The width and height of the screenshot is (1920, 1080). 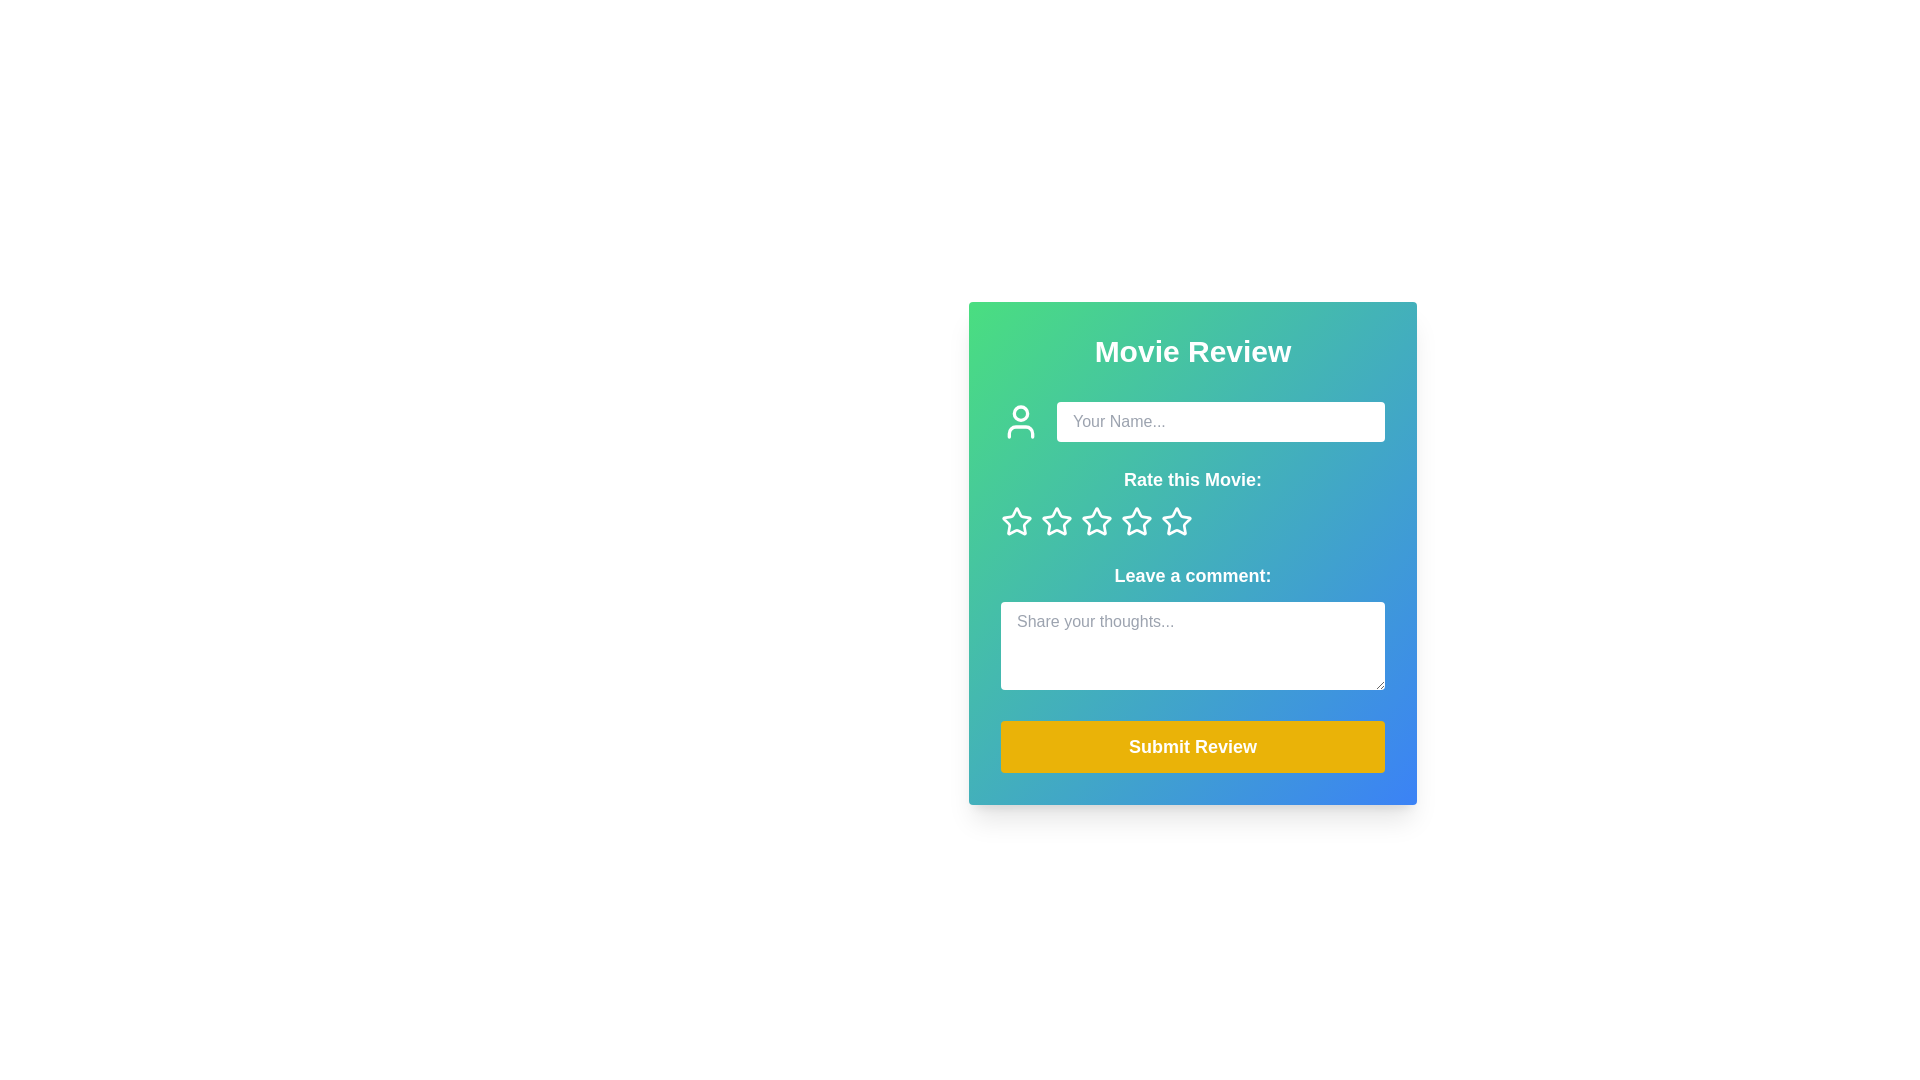 I want to click on the third star-shaped icon with a white outline and light blue fill, located below 'Rate this Movie:', so click(x=1137, y=520).